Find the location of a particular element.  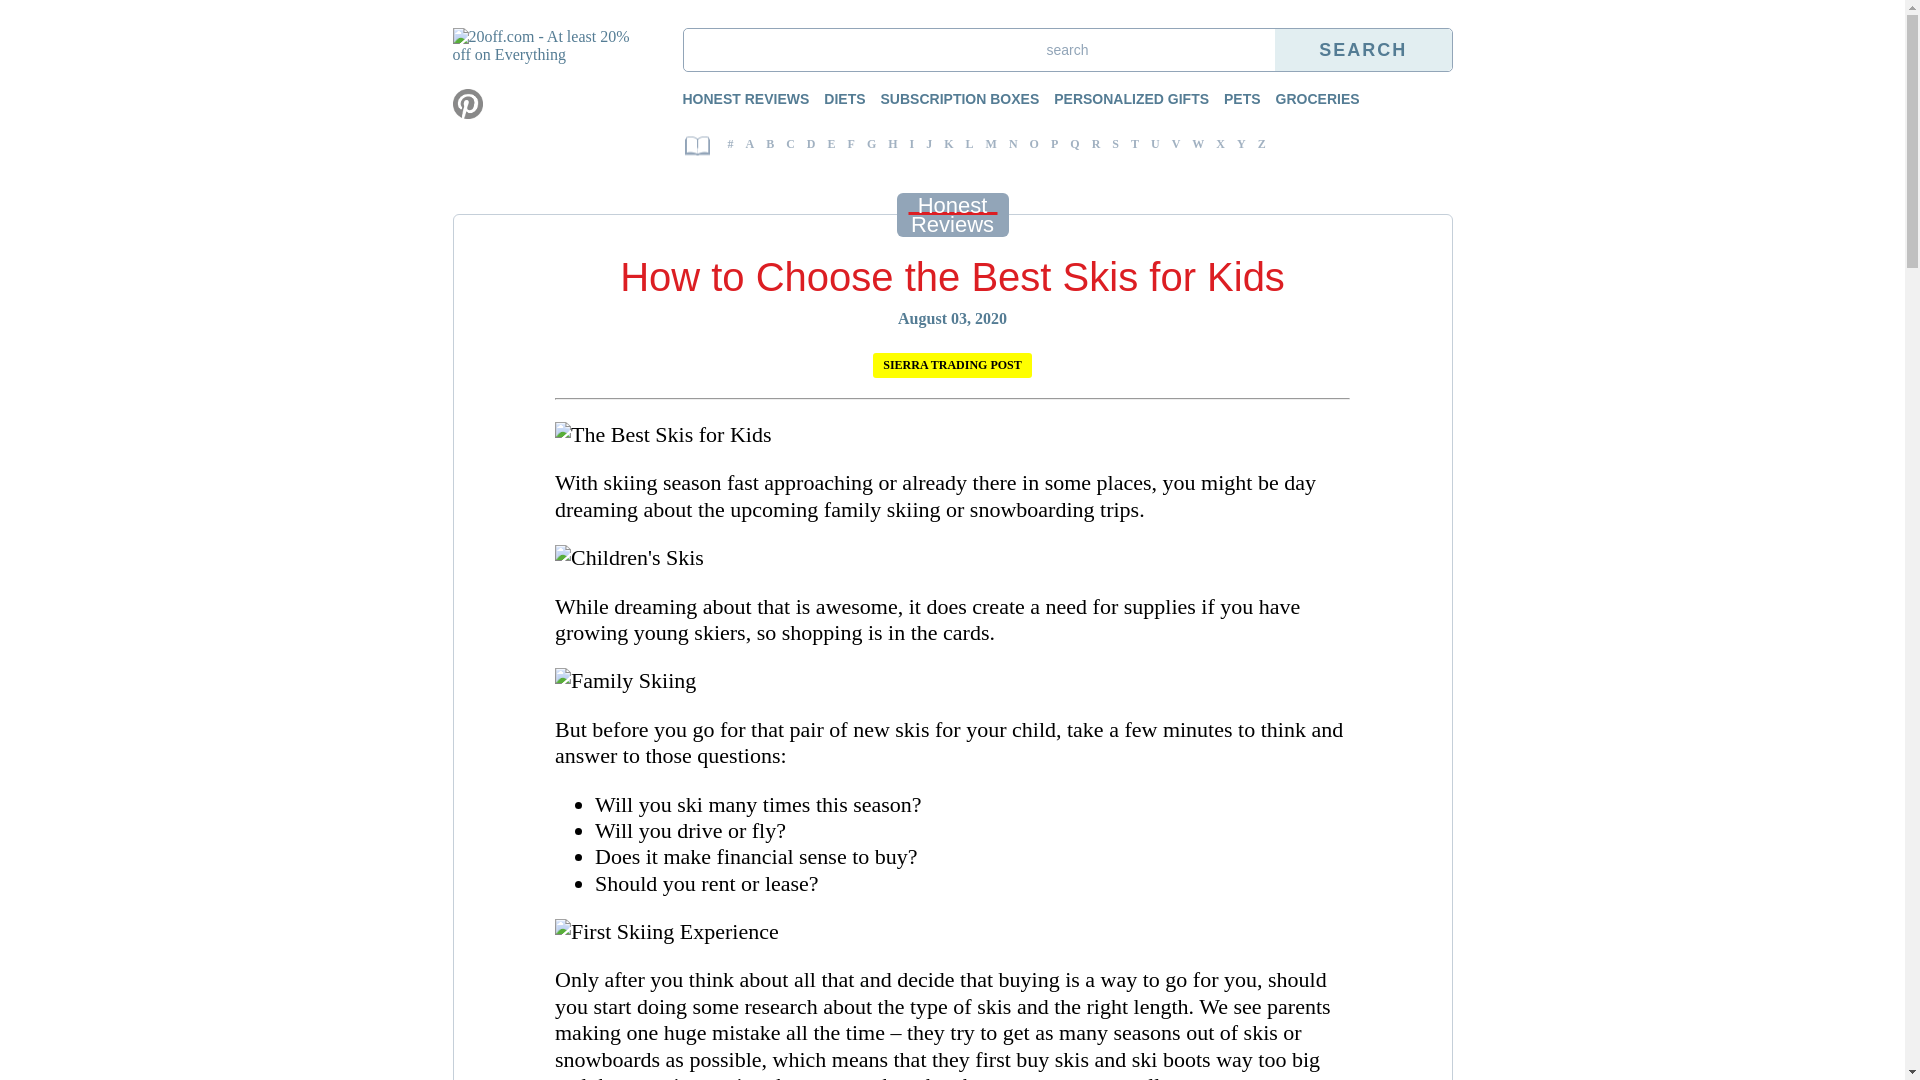

'P' is located at coordinates (1053, 143).